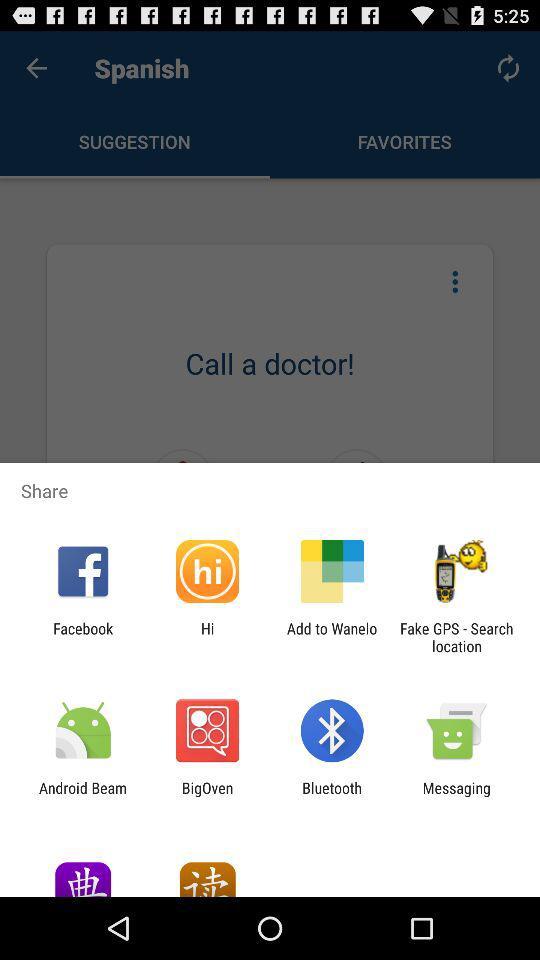 This screenshot has height=960, width=540. Describe the element at coordinates (456, 636) in the screenshot. I see `app to the right of add to wanelo icon` at that location.